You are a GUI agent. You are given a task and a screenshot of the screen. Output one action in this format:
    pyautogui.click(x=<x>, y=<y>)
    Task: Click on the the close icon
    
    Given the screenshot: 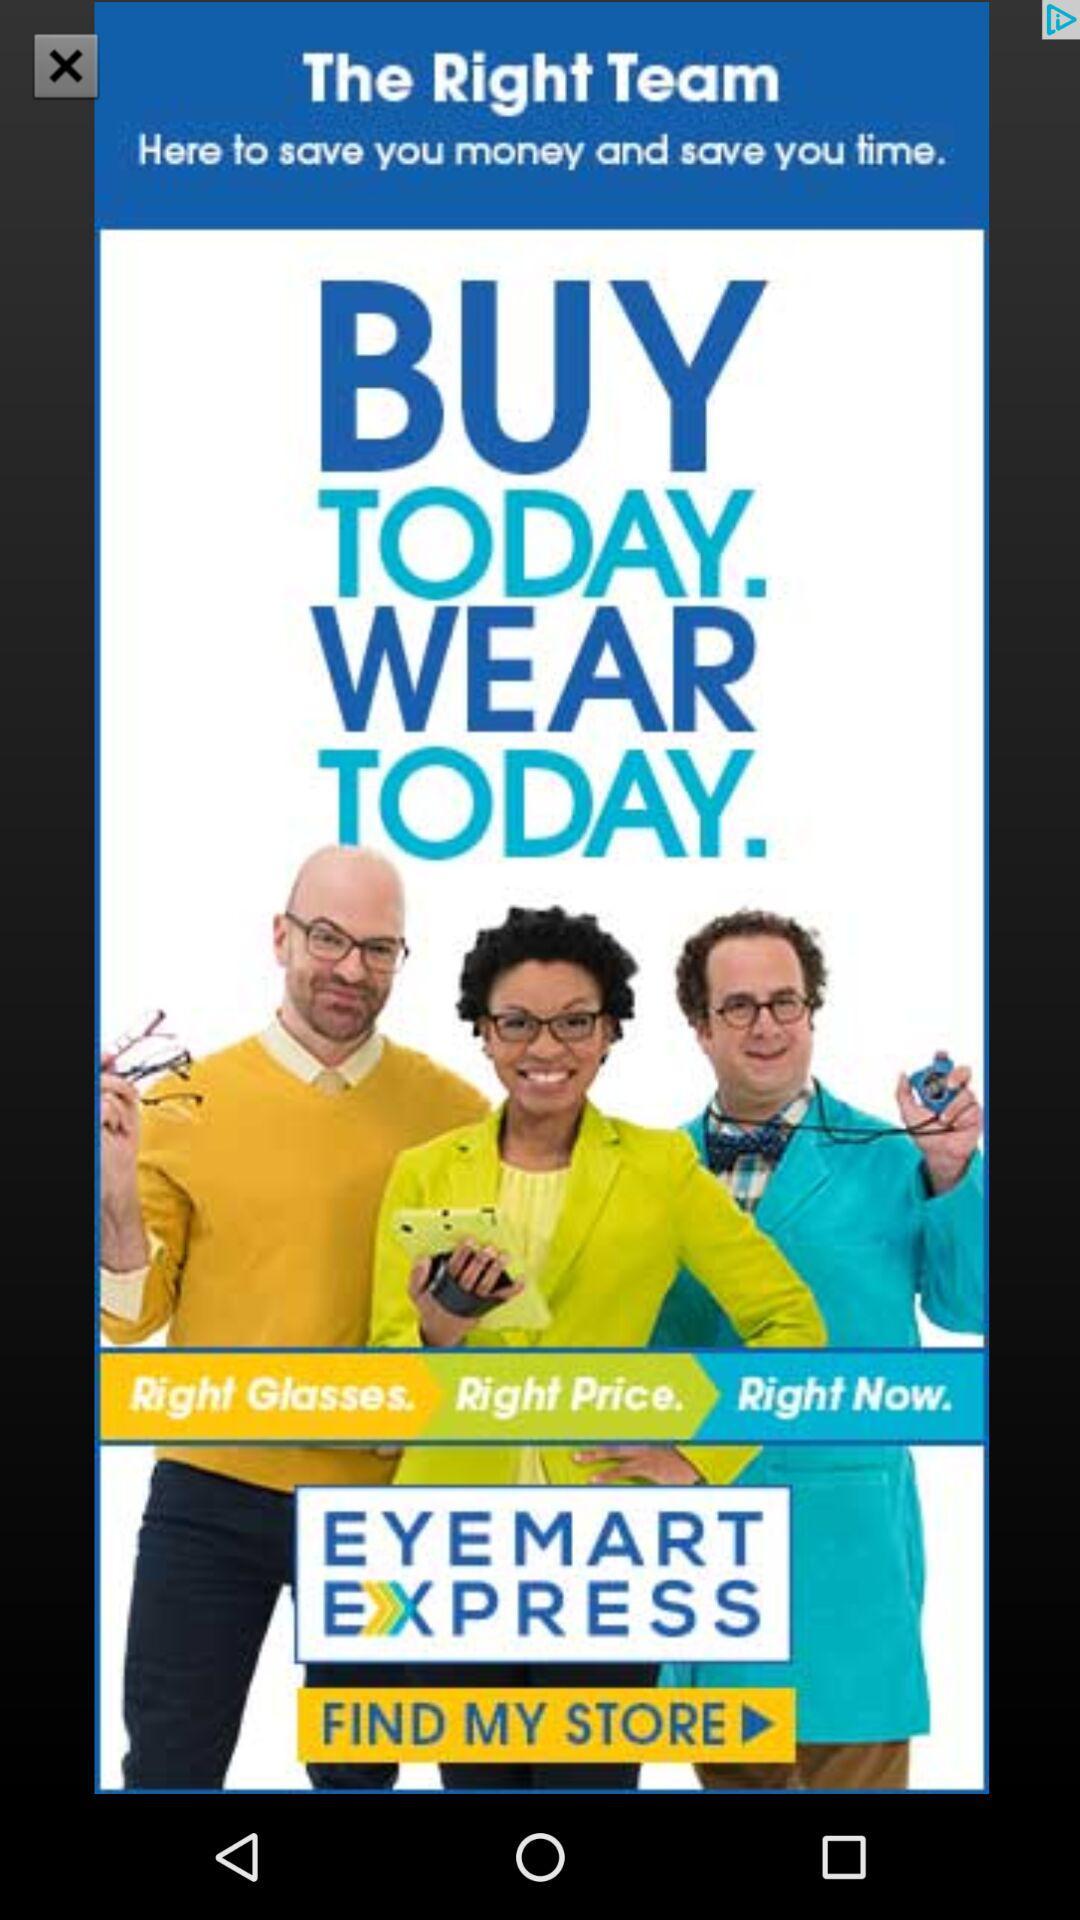 What is the action you would take?
    pyautogui.click(x=64, y=70)
    